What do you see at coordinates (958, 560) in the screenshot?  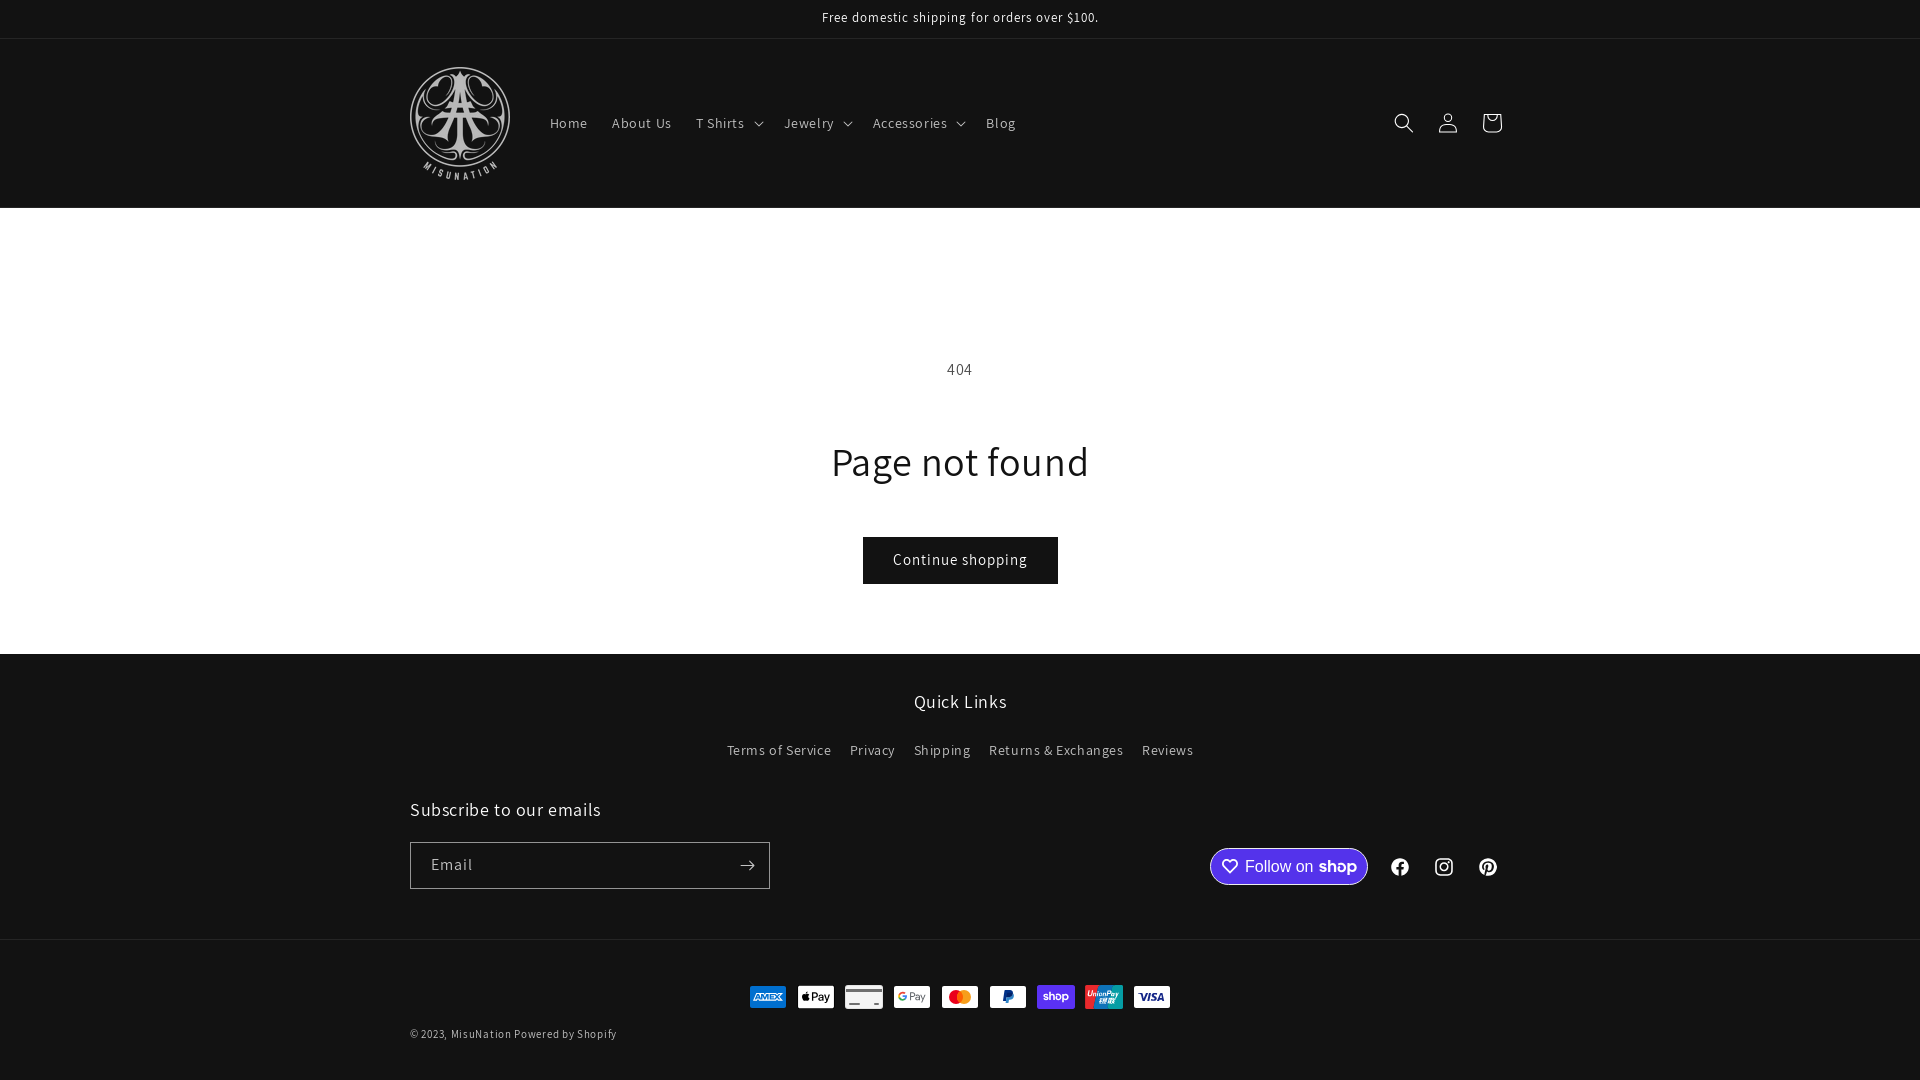 I see `'Continue shopping'` at bounding box center [958, 560].